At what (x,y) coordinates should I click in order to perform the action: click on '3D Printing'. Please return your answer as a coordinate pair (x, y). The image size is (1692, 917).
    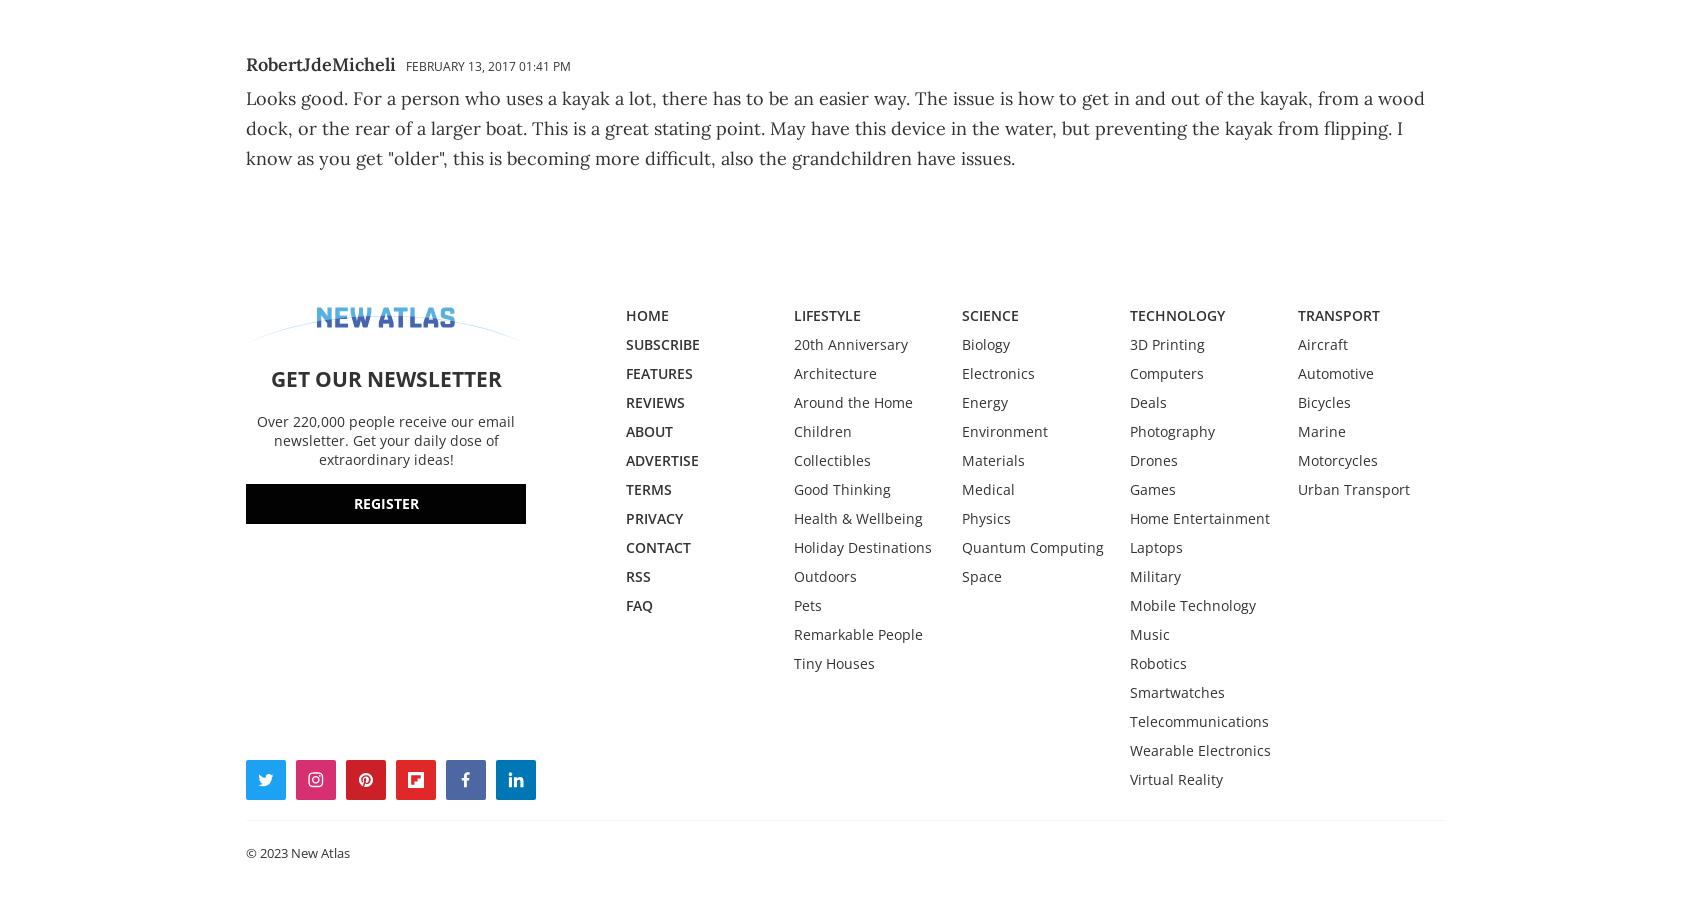
    Looking at the image, I should click on (1166, 343).